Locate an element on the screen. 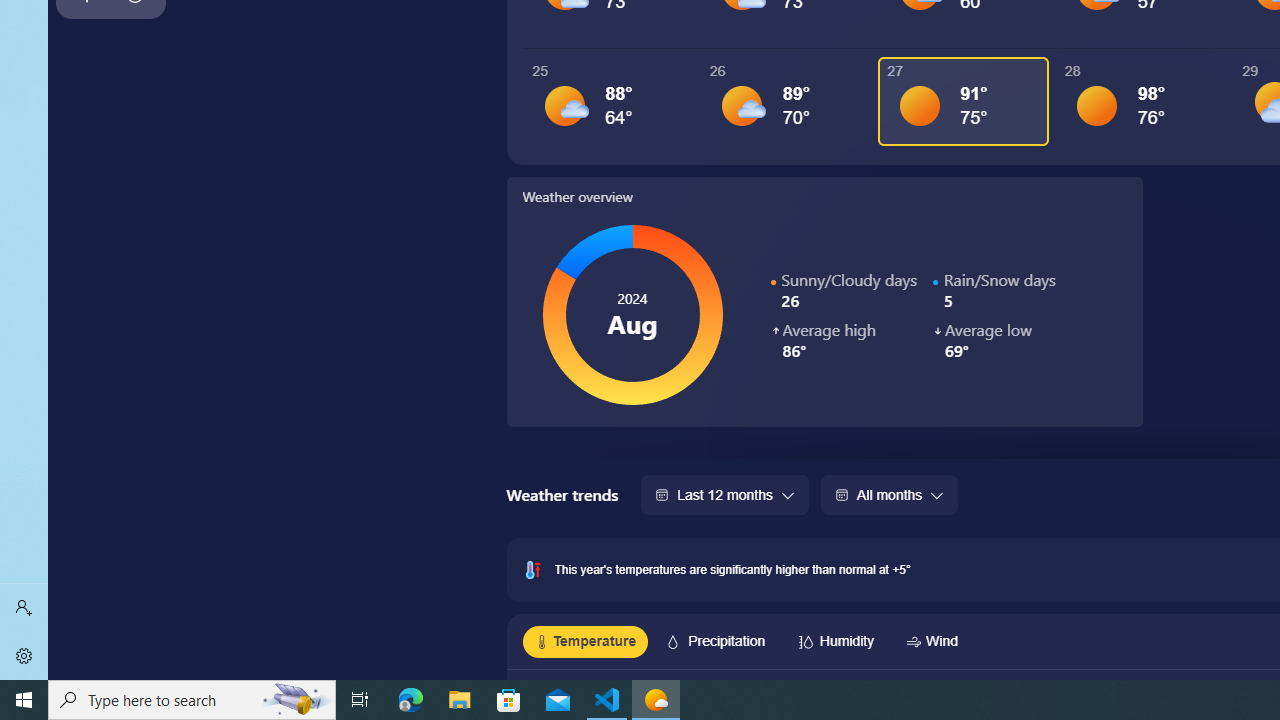 This screenshot has height=720, width=1280. 'File Explorer' is located at coordinates (459, 698).